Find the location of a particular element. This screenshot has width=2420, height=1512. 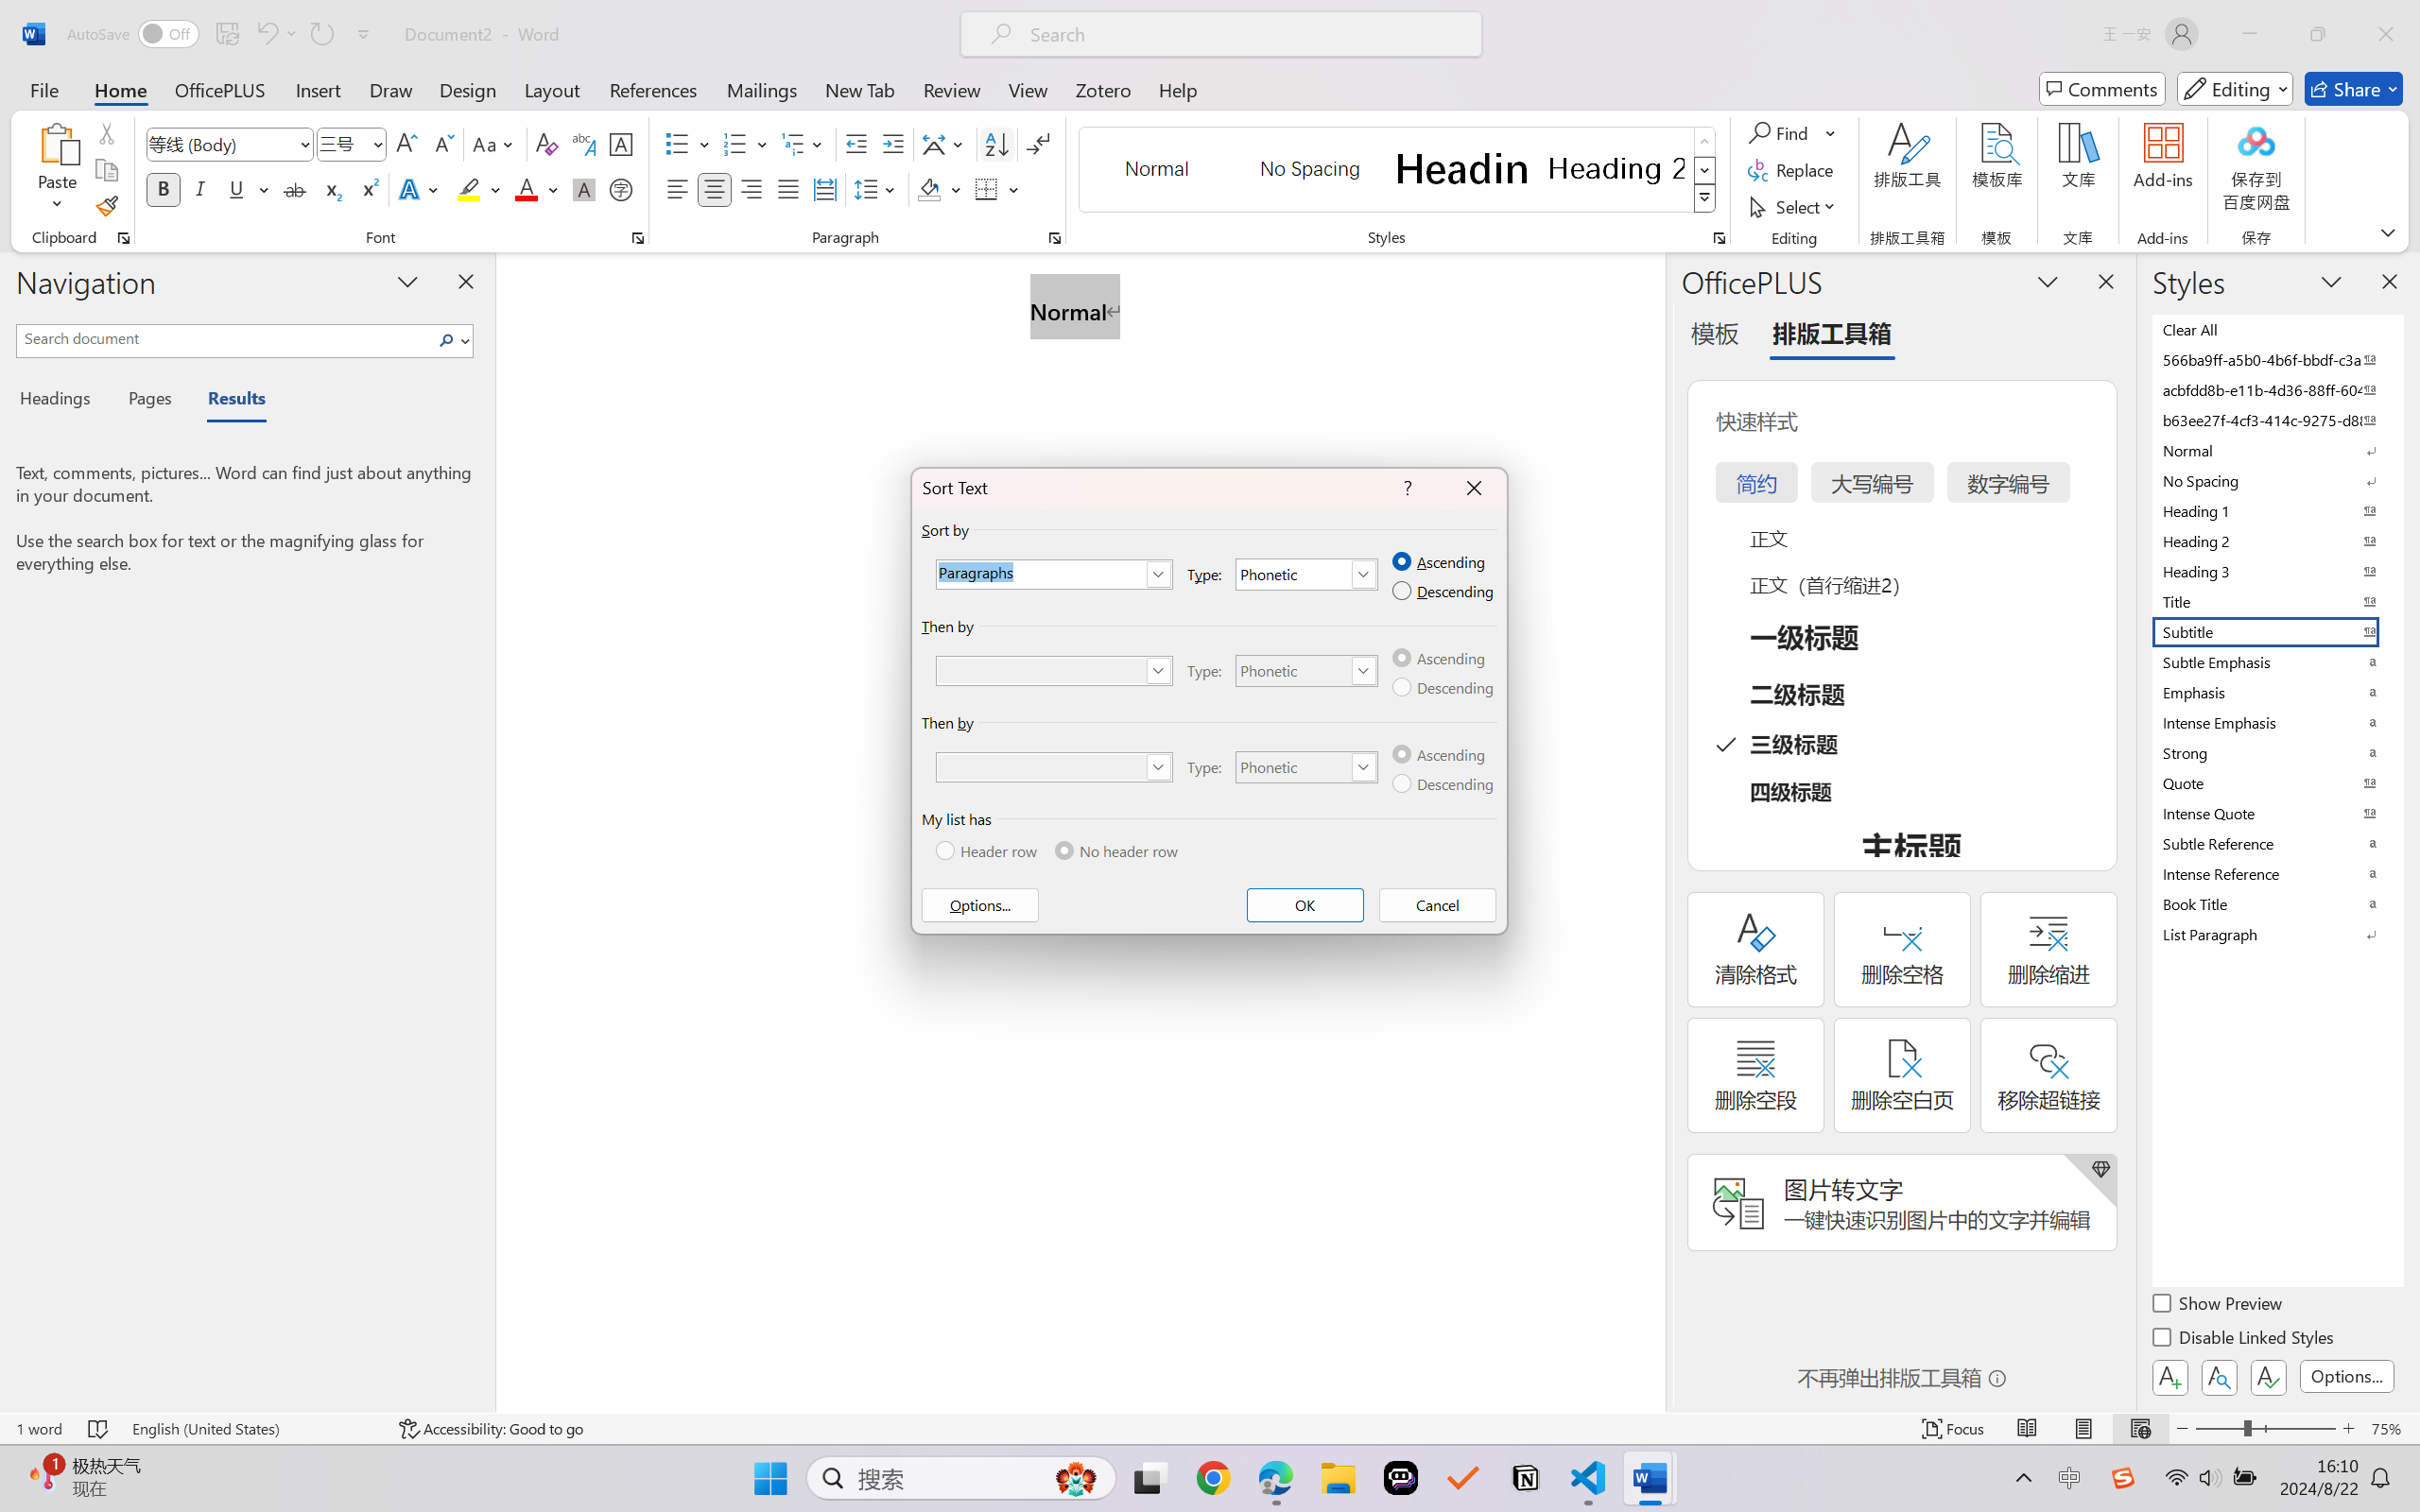

'Pages' is located at coordinates (147, 401).